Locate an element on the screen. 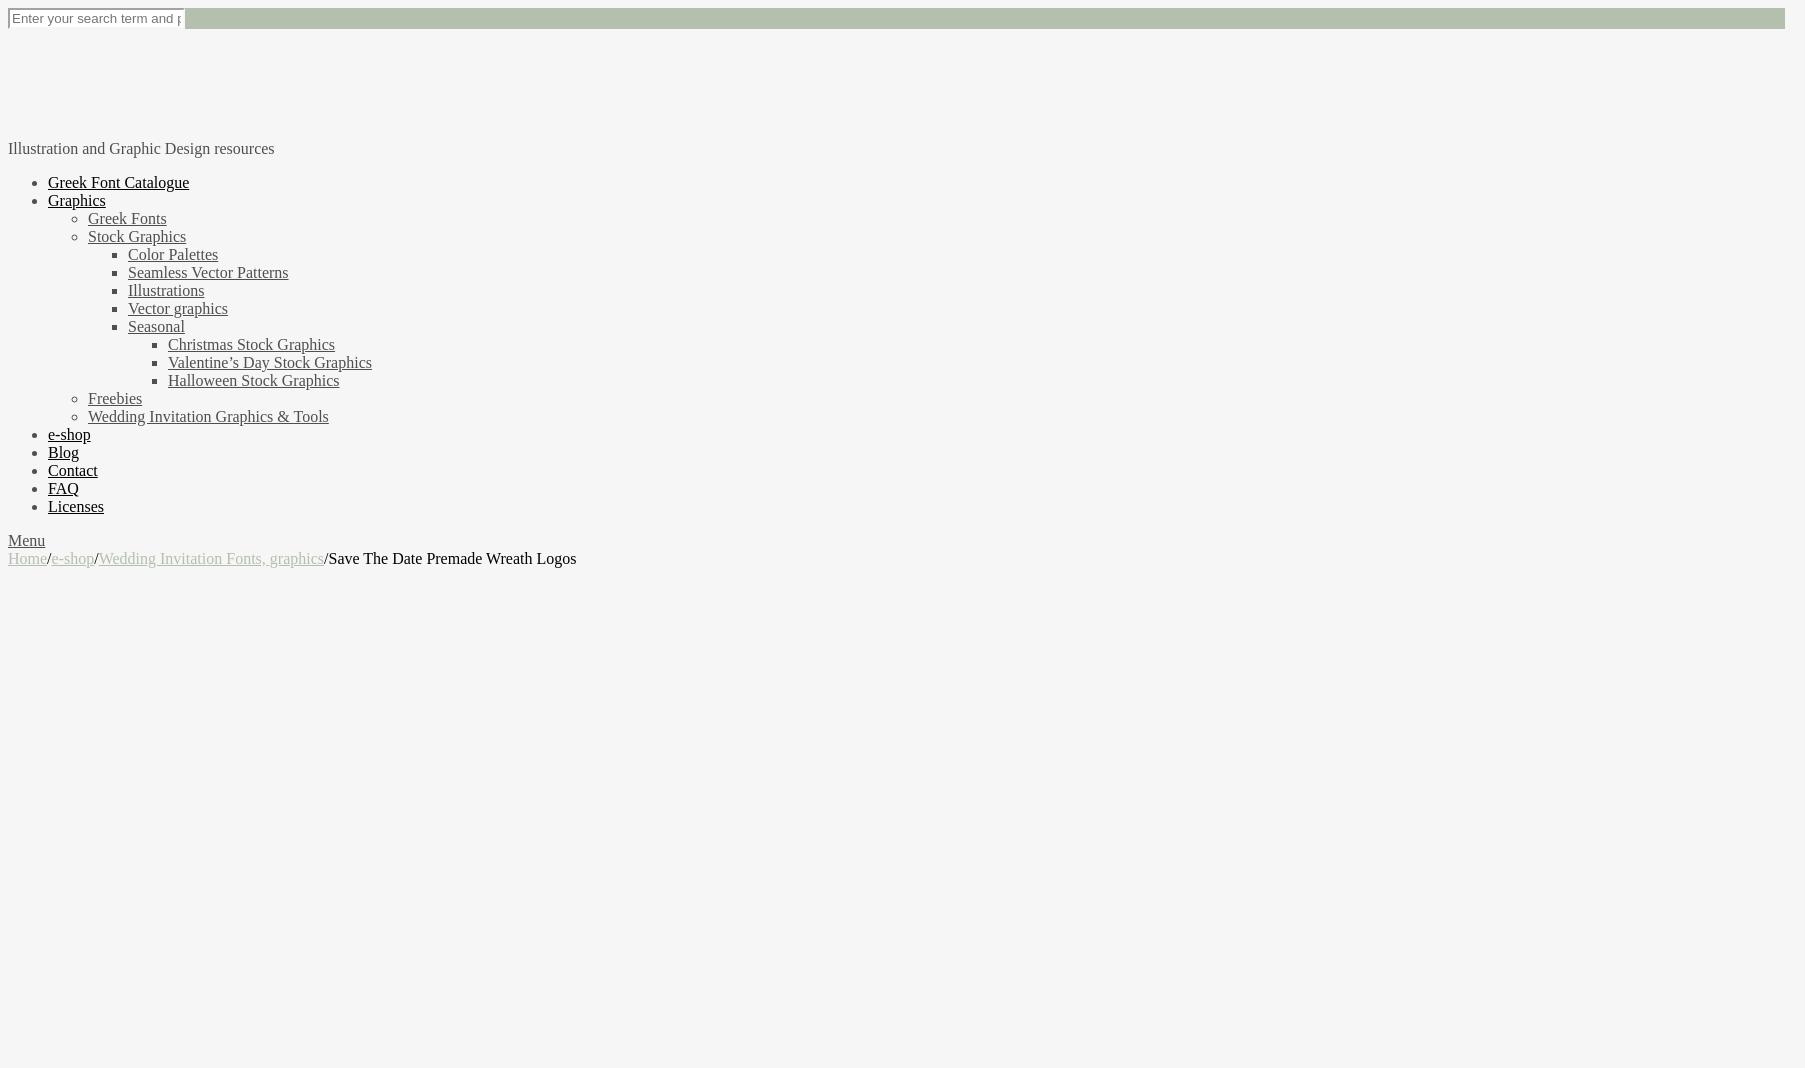 This screenshot has height=1068, width=1805. 'Color Palettes' is located at coordinates (171, 253).